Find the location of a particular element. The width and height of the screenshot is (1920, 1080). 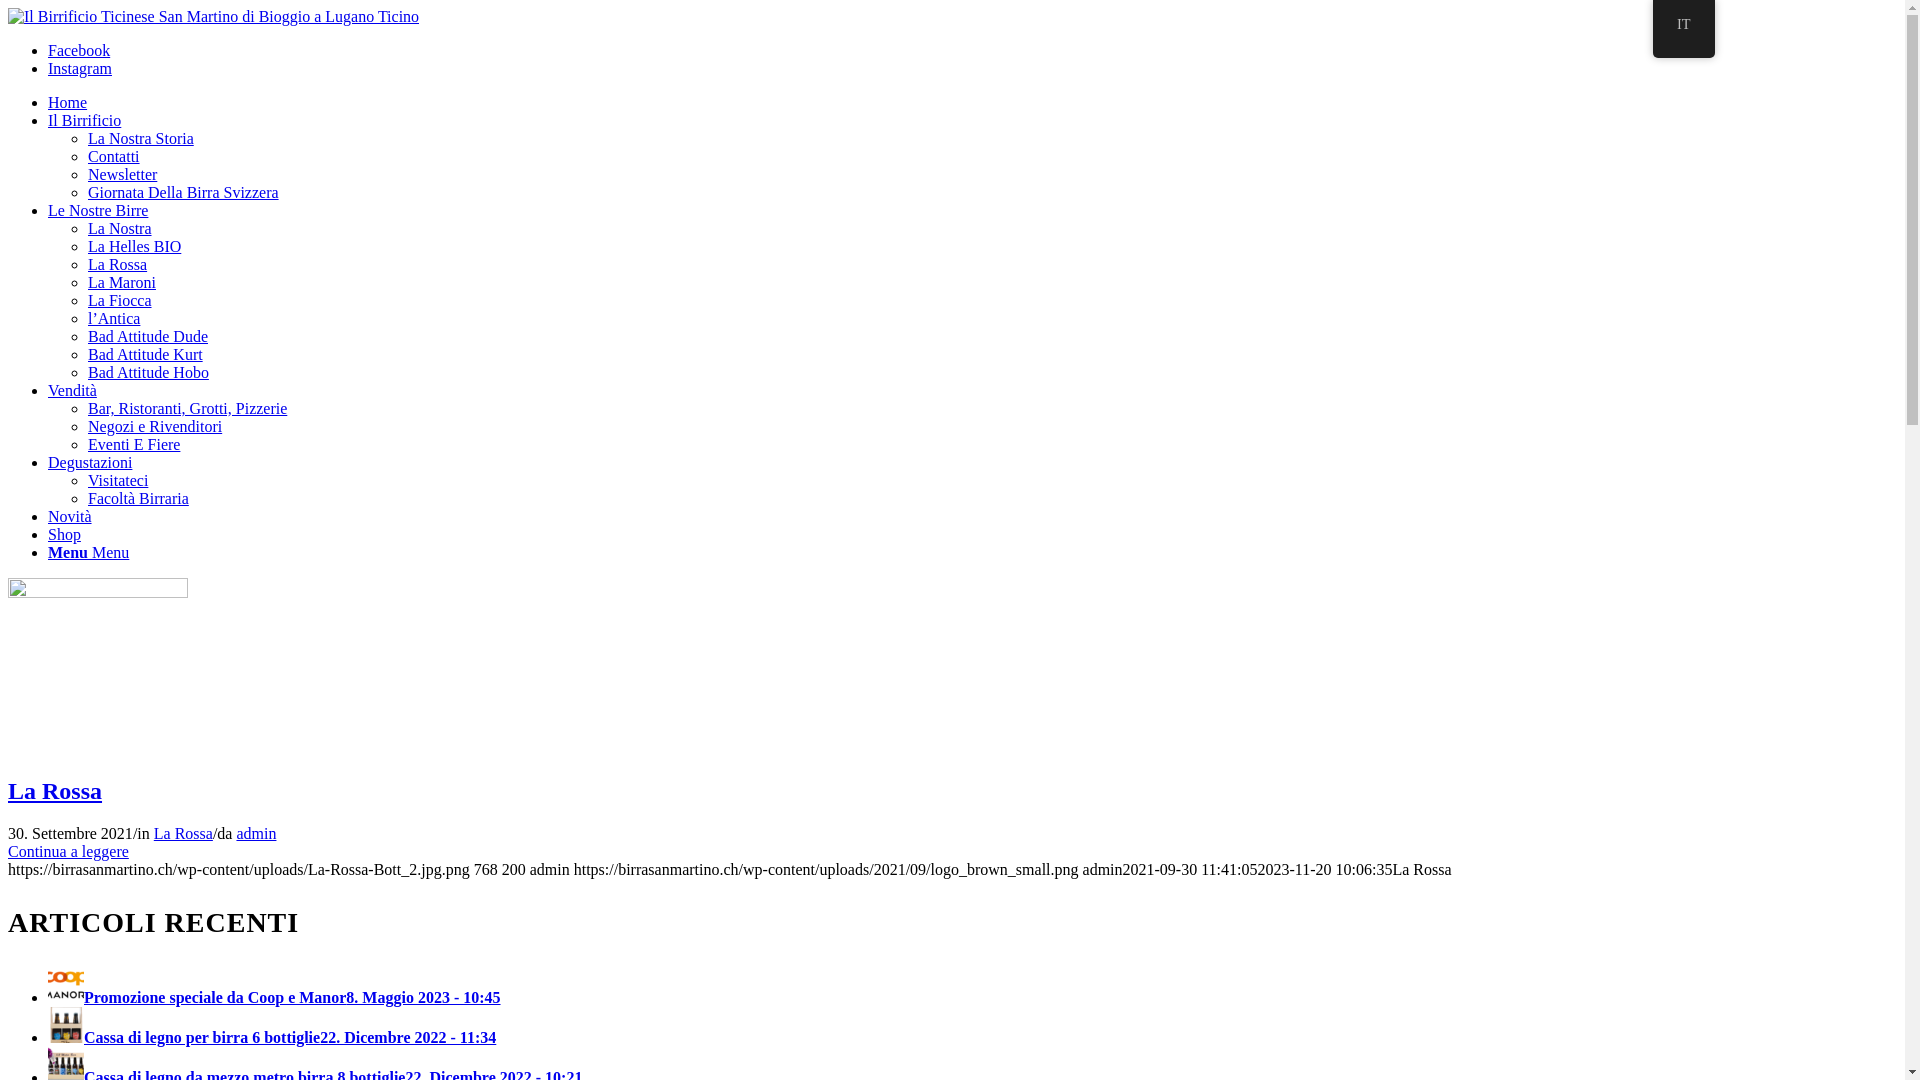

'La Rossa' is located at coordinates (183, 833).